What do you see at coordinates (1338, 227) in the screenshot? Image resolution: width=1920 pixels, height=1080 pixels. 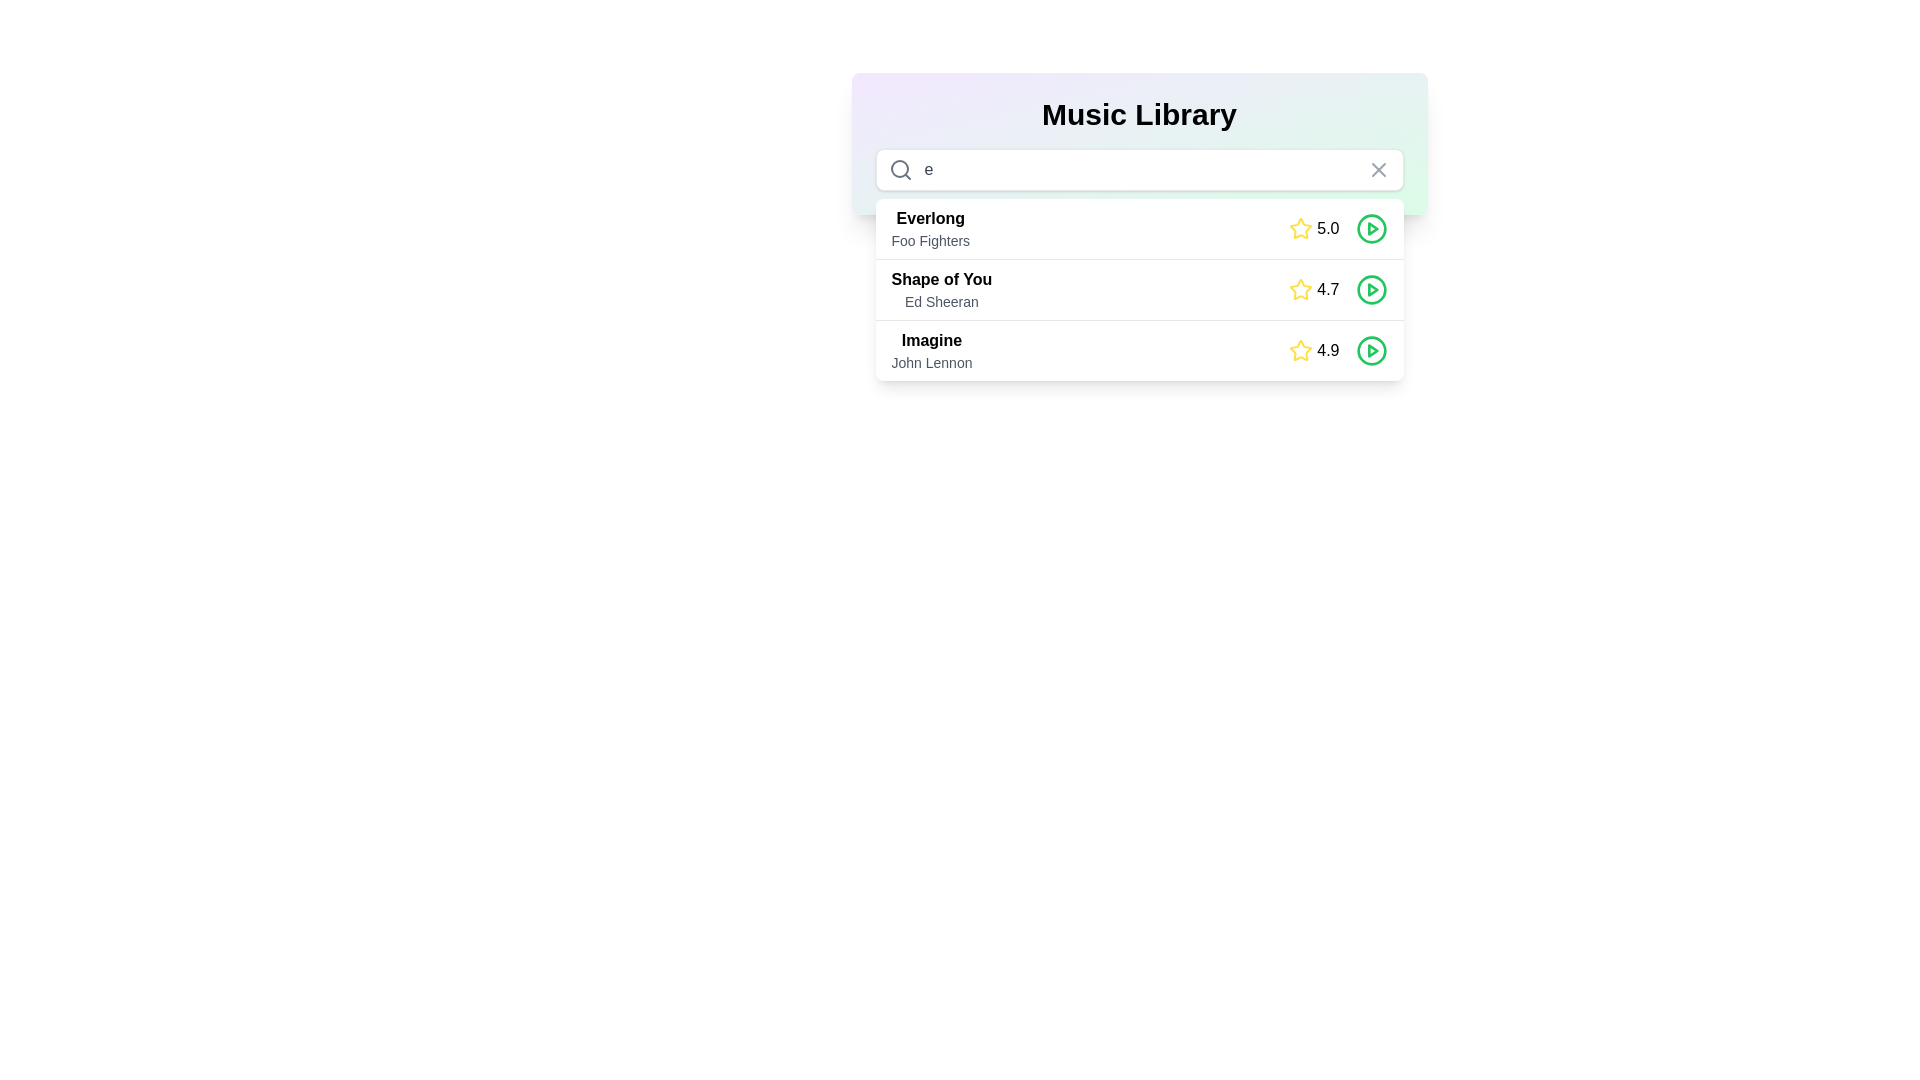 I see `the rating indicator for the song 'Everlong' by 'Foo Fighters', located in the first entry of the 'Music Library' interface, positioned between the song details and the green play button` at bounding box center [1338, 227].